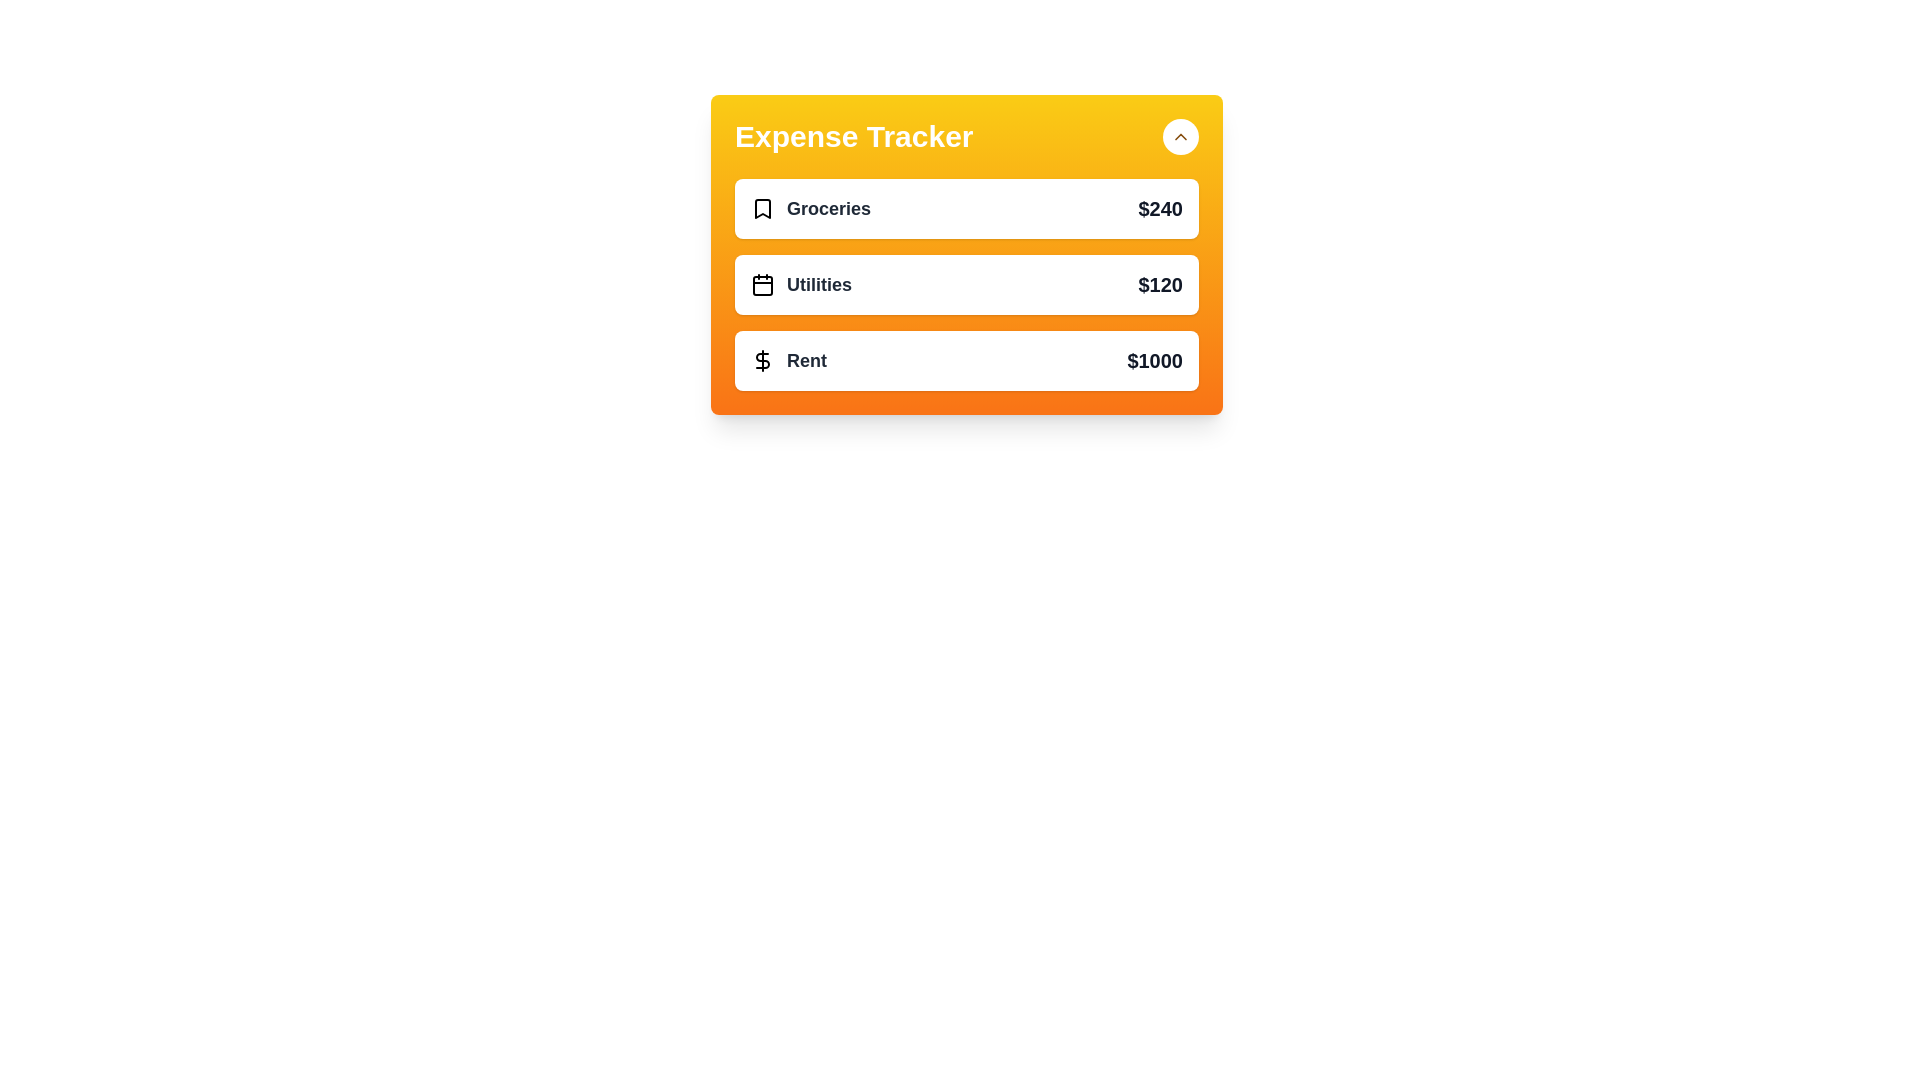  Describe the element at coordinates (966, 208) in the screenshot. I see `the 'Groceries' expense item to observe the hover effect` at that location.